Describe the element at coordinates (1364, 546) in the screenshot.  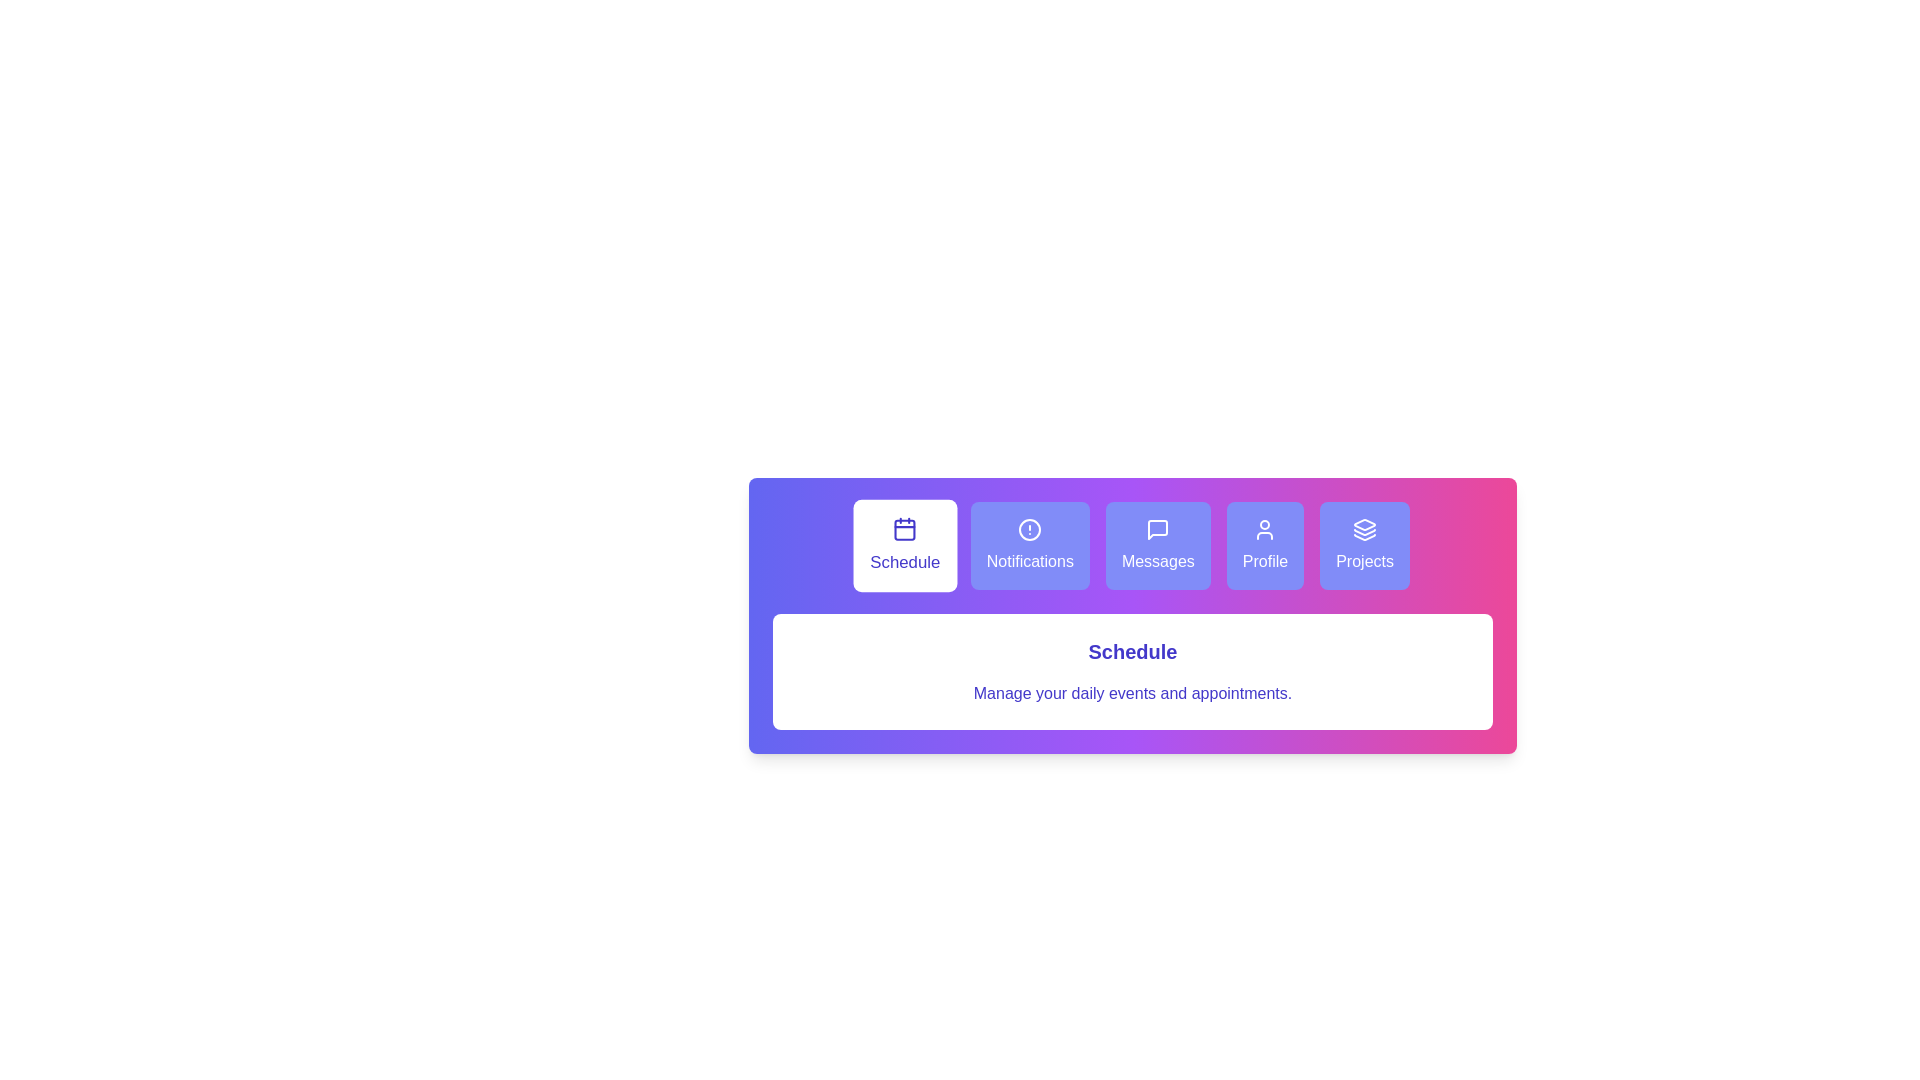
I see `the Projects tab to switch to its content` at that location.